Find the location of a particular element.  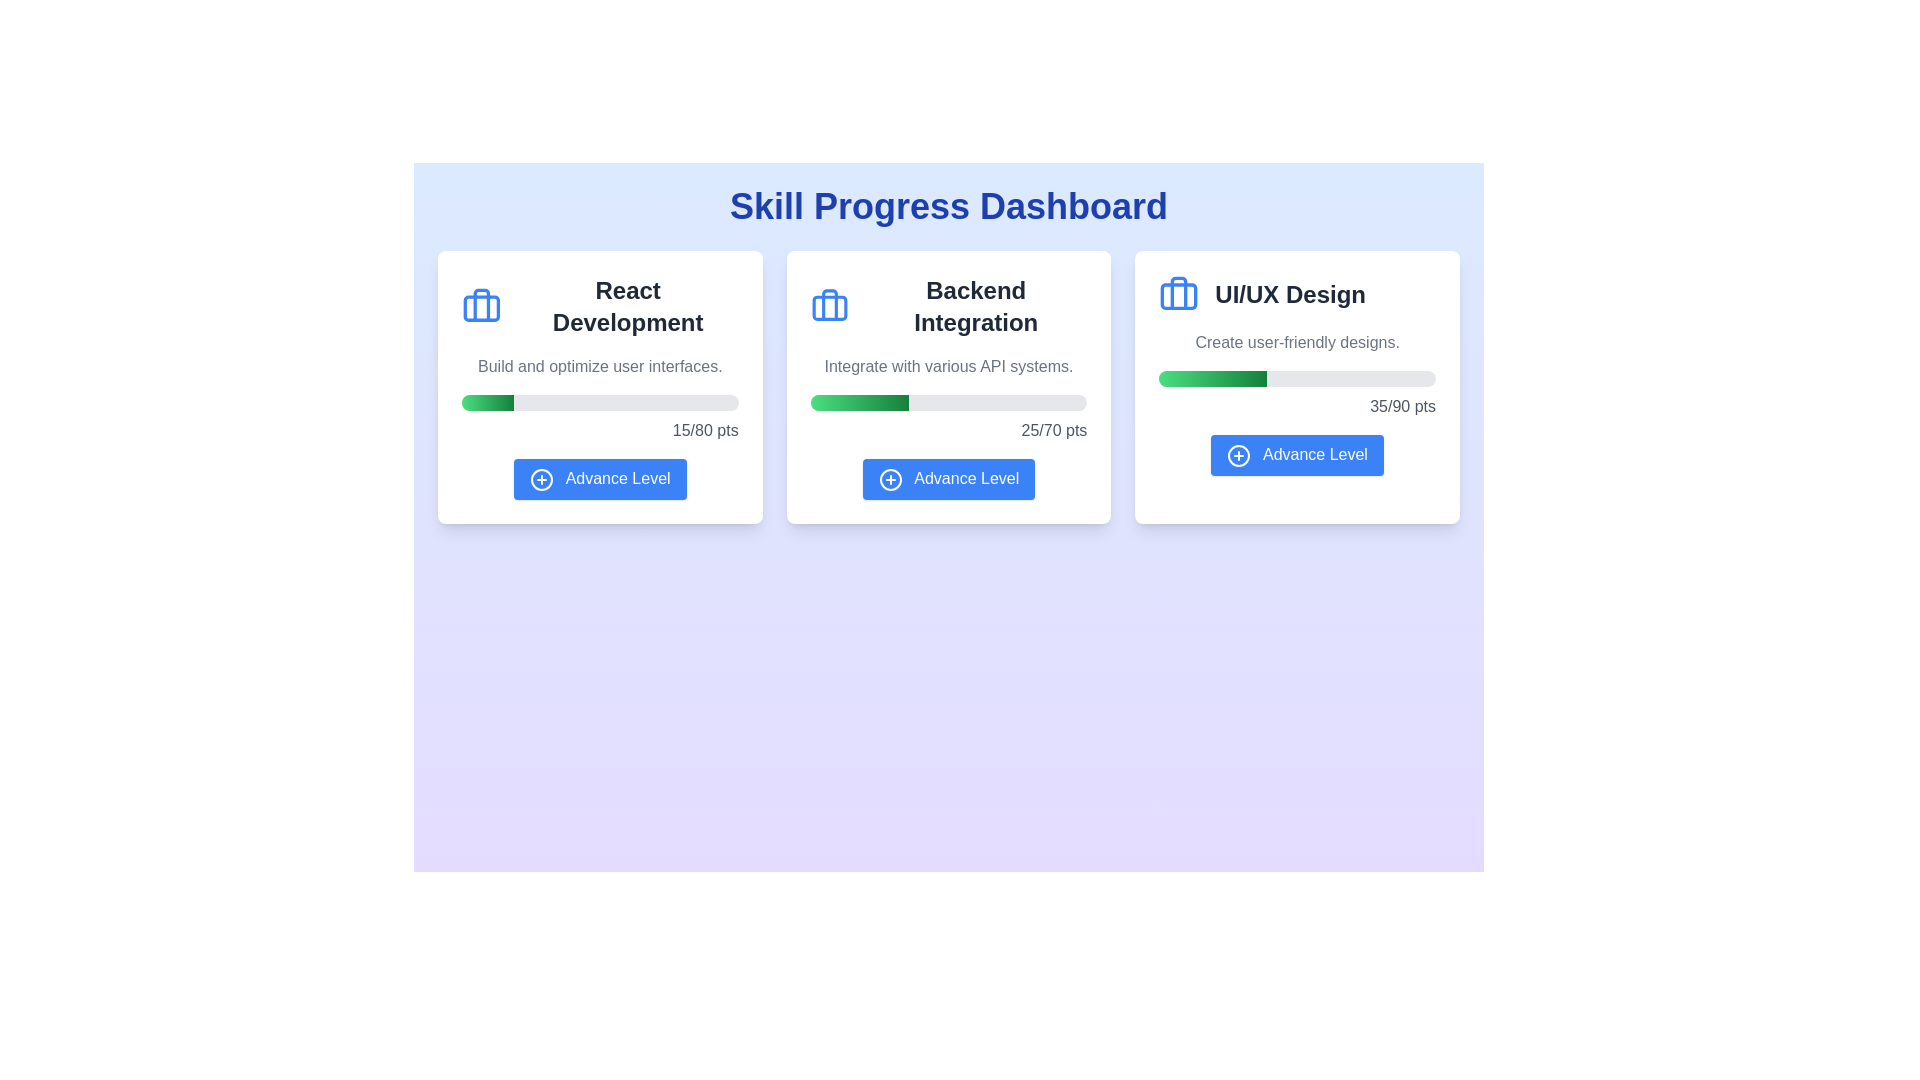

the gradient-filled progress bar located within the 'UI/UX Design' card, which is the rightmost card among three on the same row, positioned below its descriptive text and above the score indicator '35/90 pts' is located at coordinates (1212, 378).